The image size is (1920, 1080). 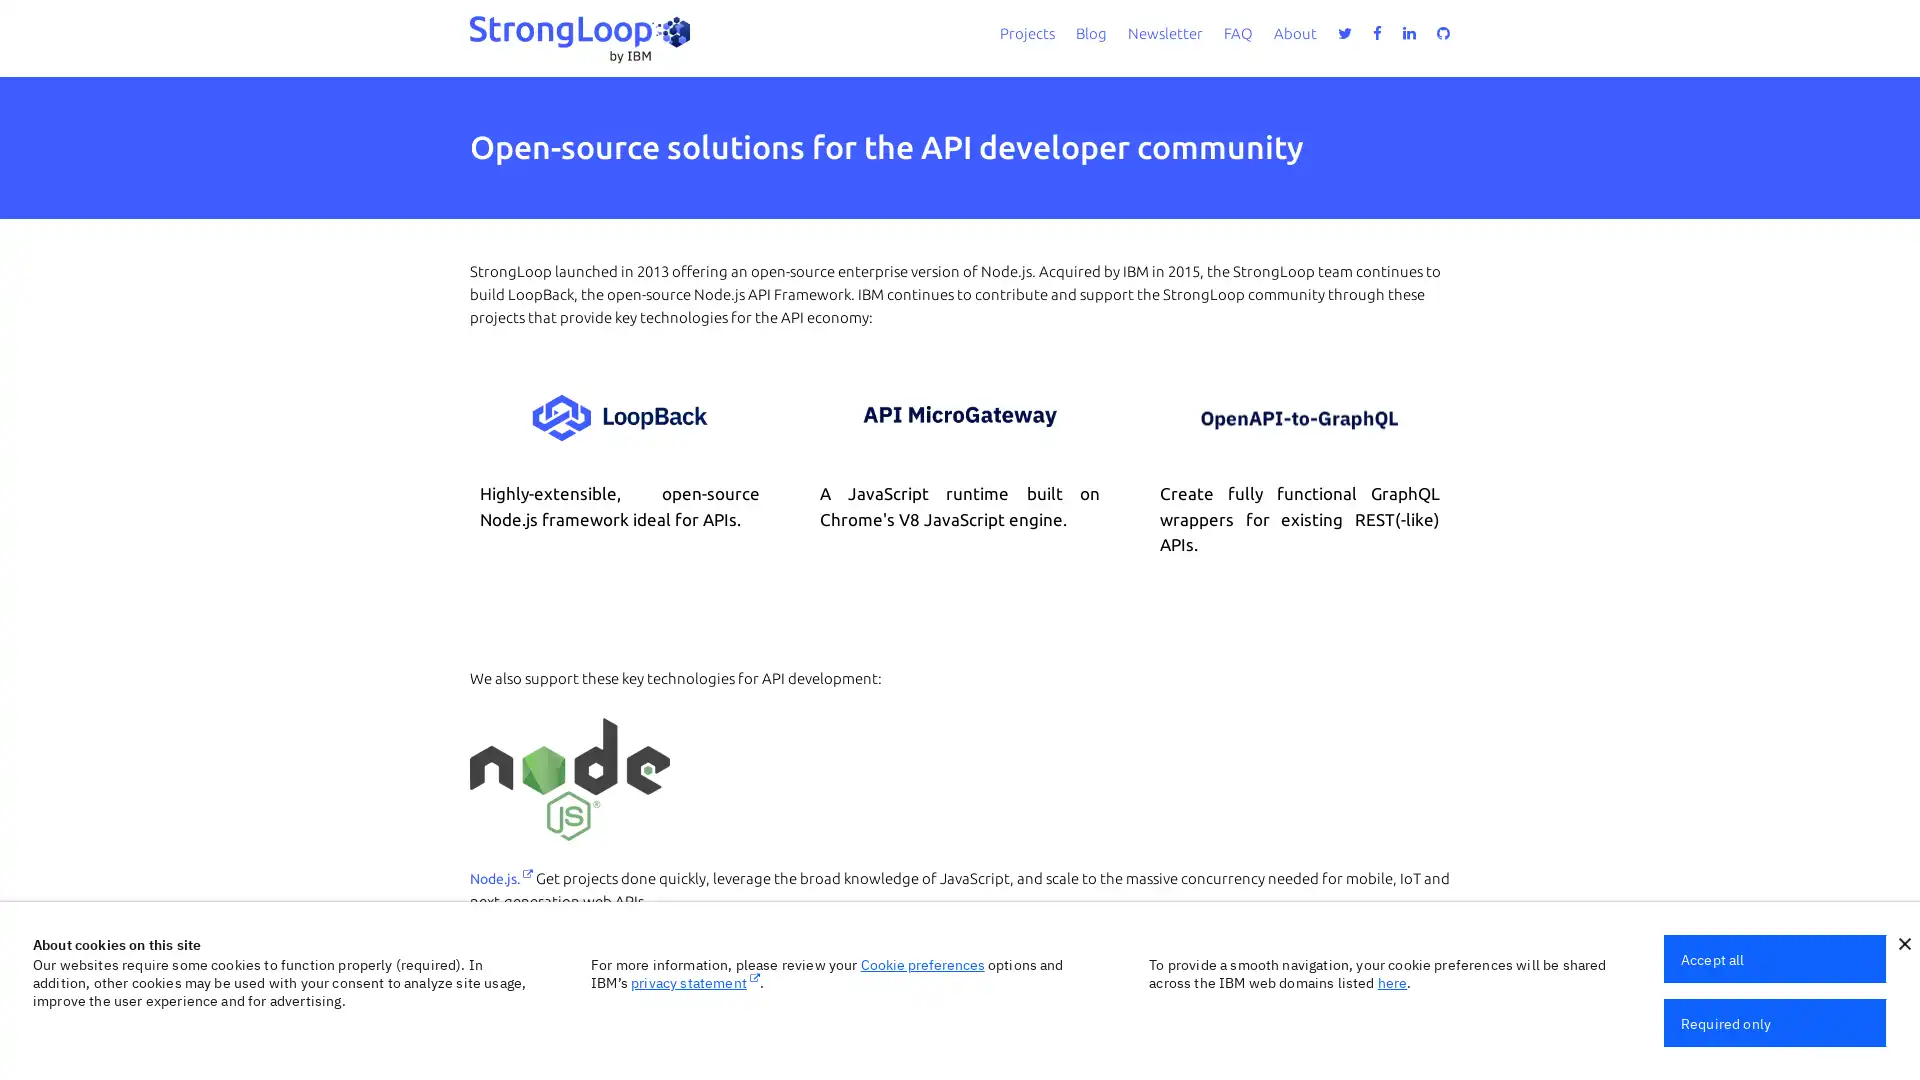 What do you see at coordinates (1775, 1022) in the screenshot?
I see `Required only` at bounding box center [1775, 1022].